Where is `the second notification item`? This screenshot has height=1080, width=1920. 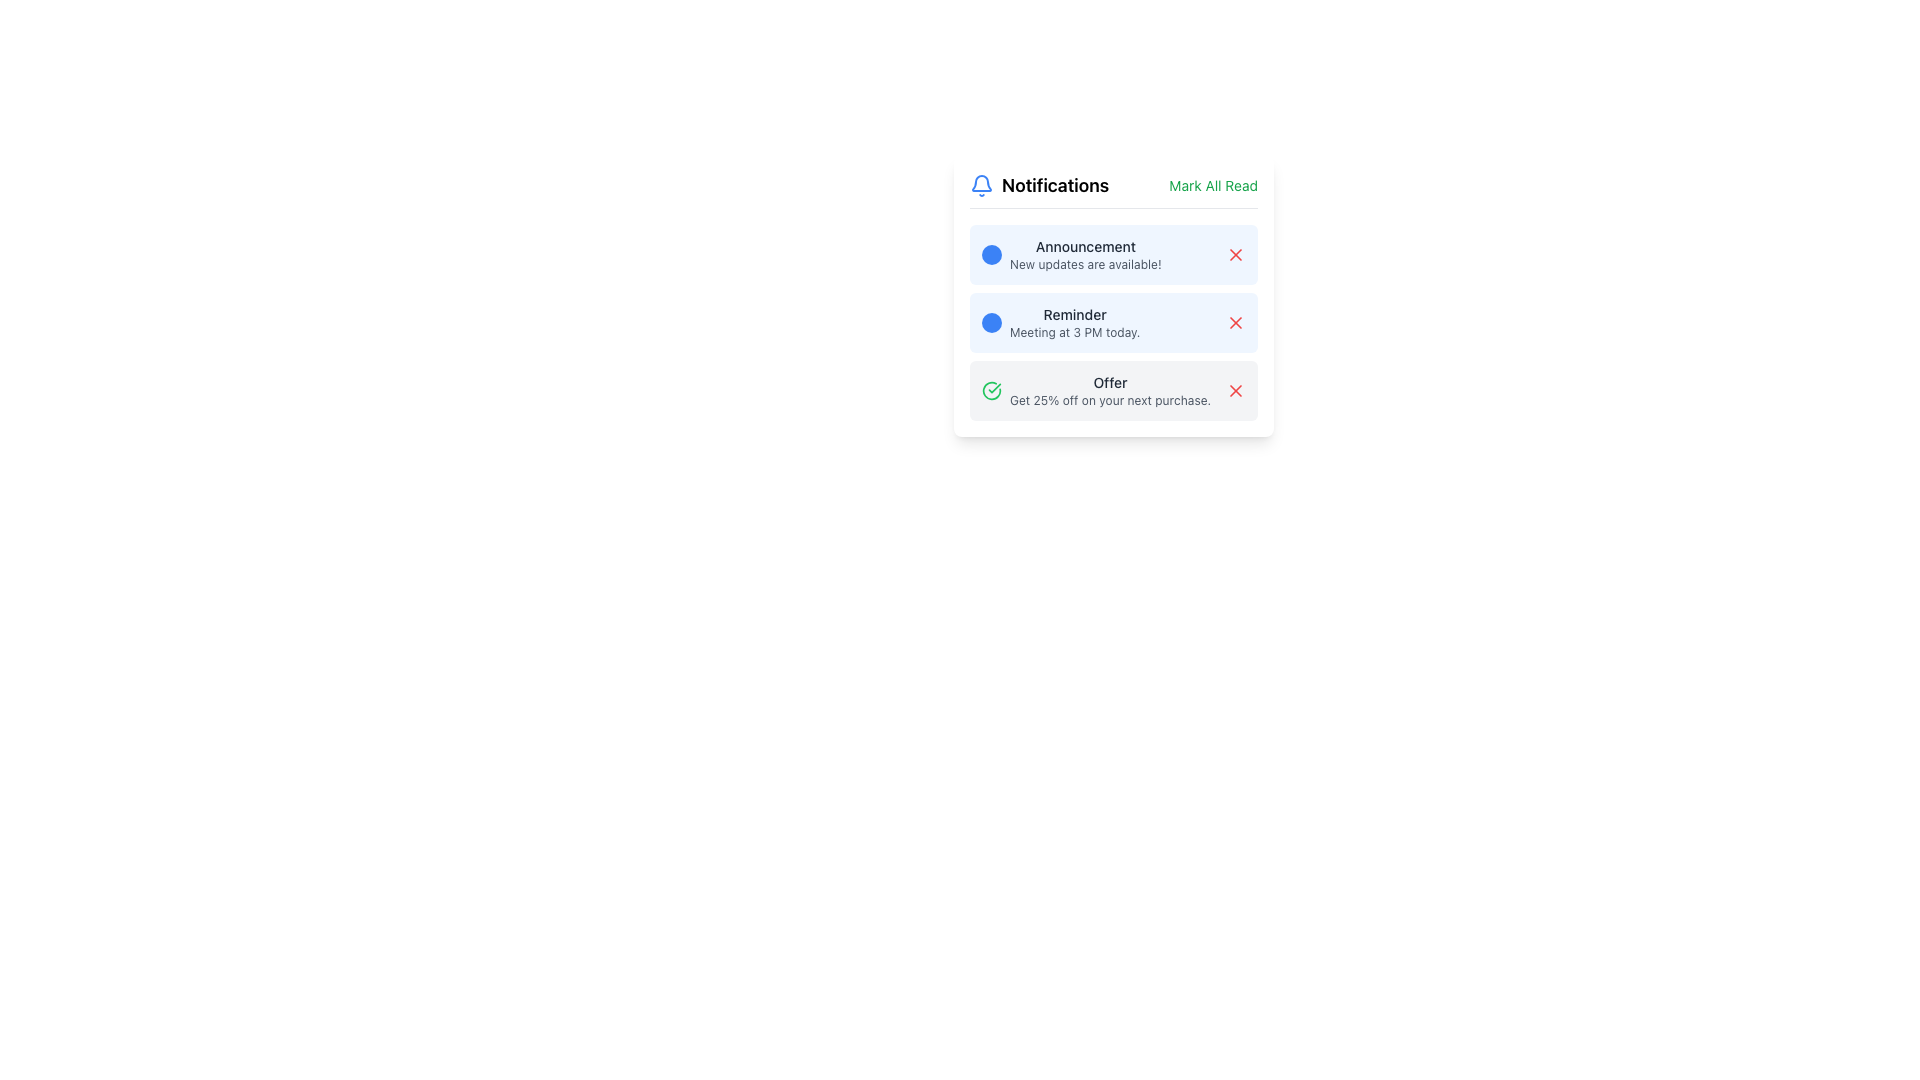 the second notification item is located at coordinates (1112, 322).